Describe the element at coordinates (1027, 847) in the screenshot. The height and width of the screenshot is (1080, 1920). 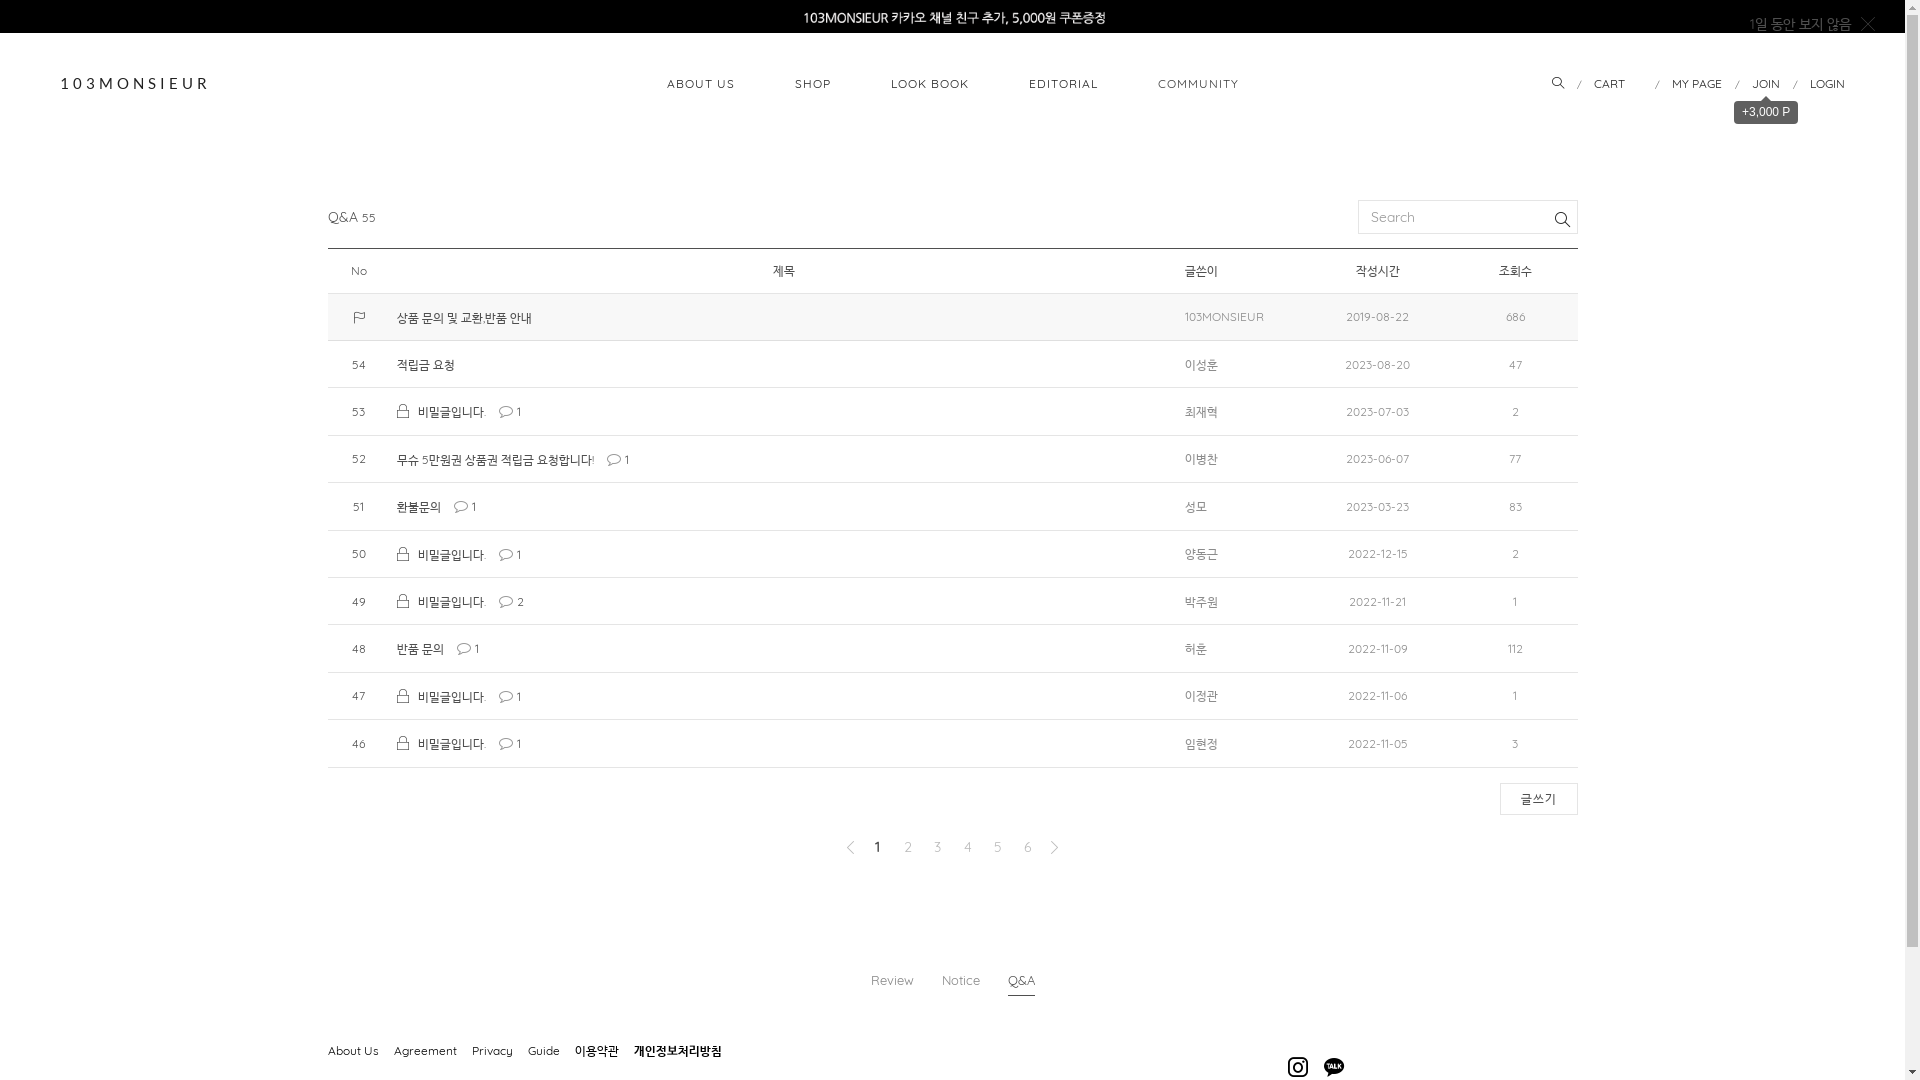
I see `'6'` at that location.